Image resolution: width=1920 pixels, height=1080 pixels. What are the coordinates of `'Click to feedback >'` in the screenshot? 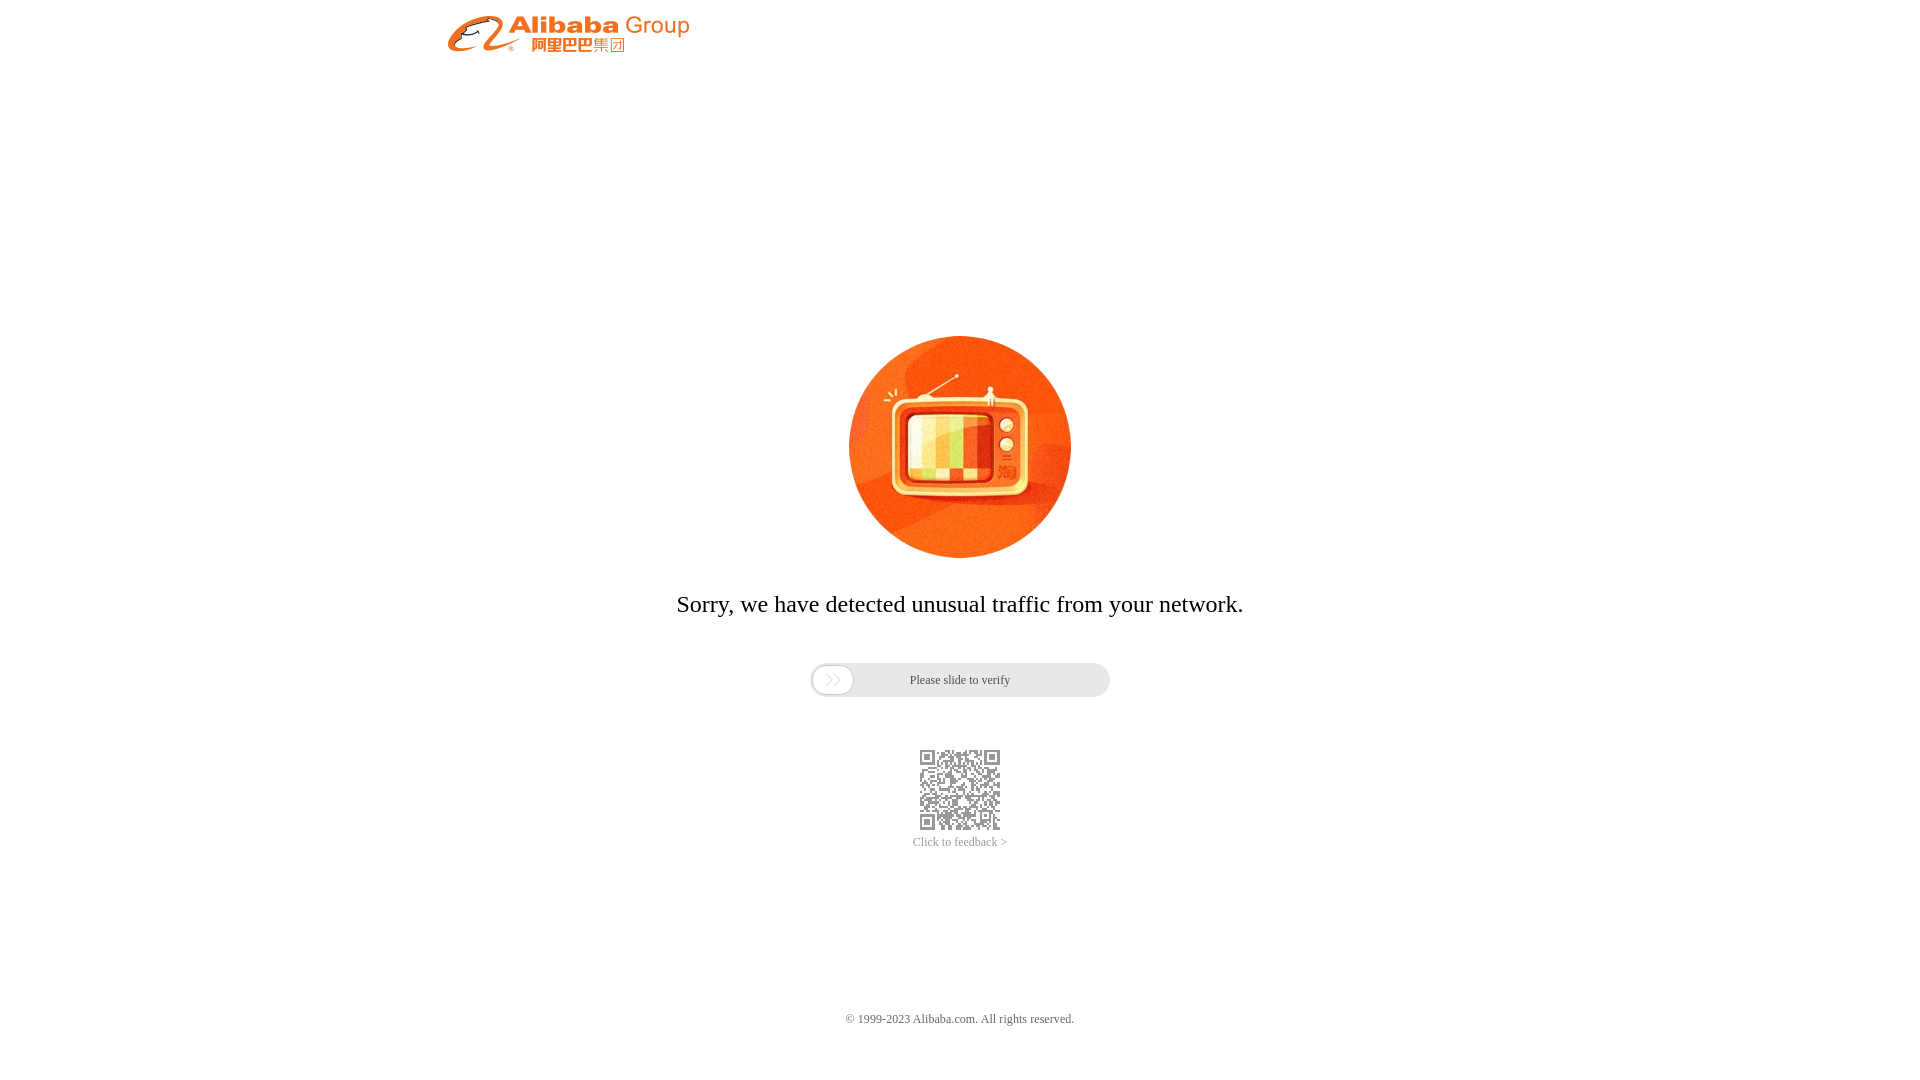 It's located at (960, 842).